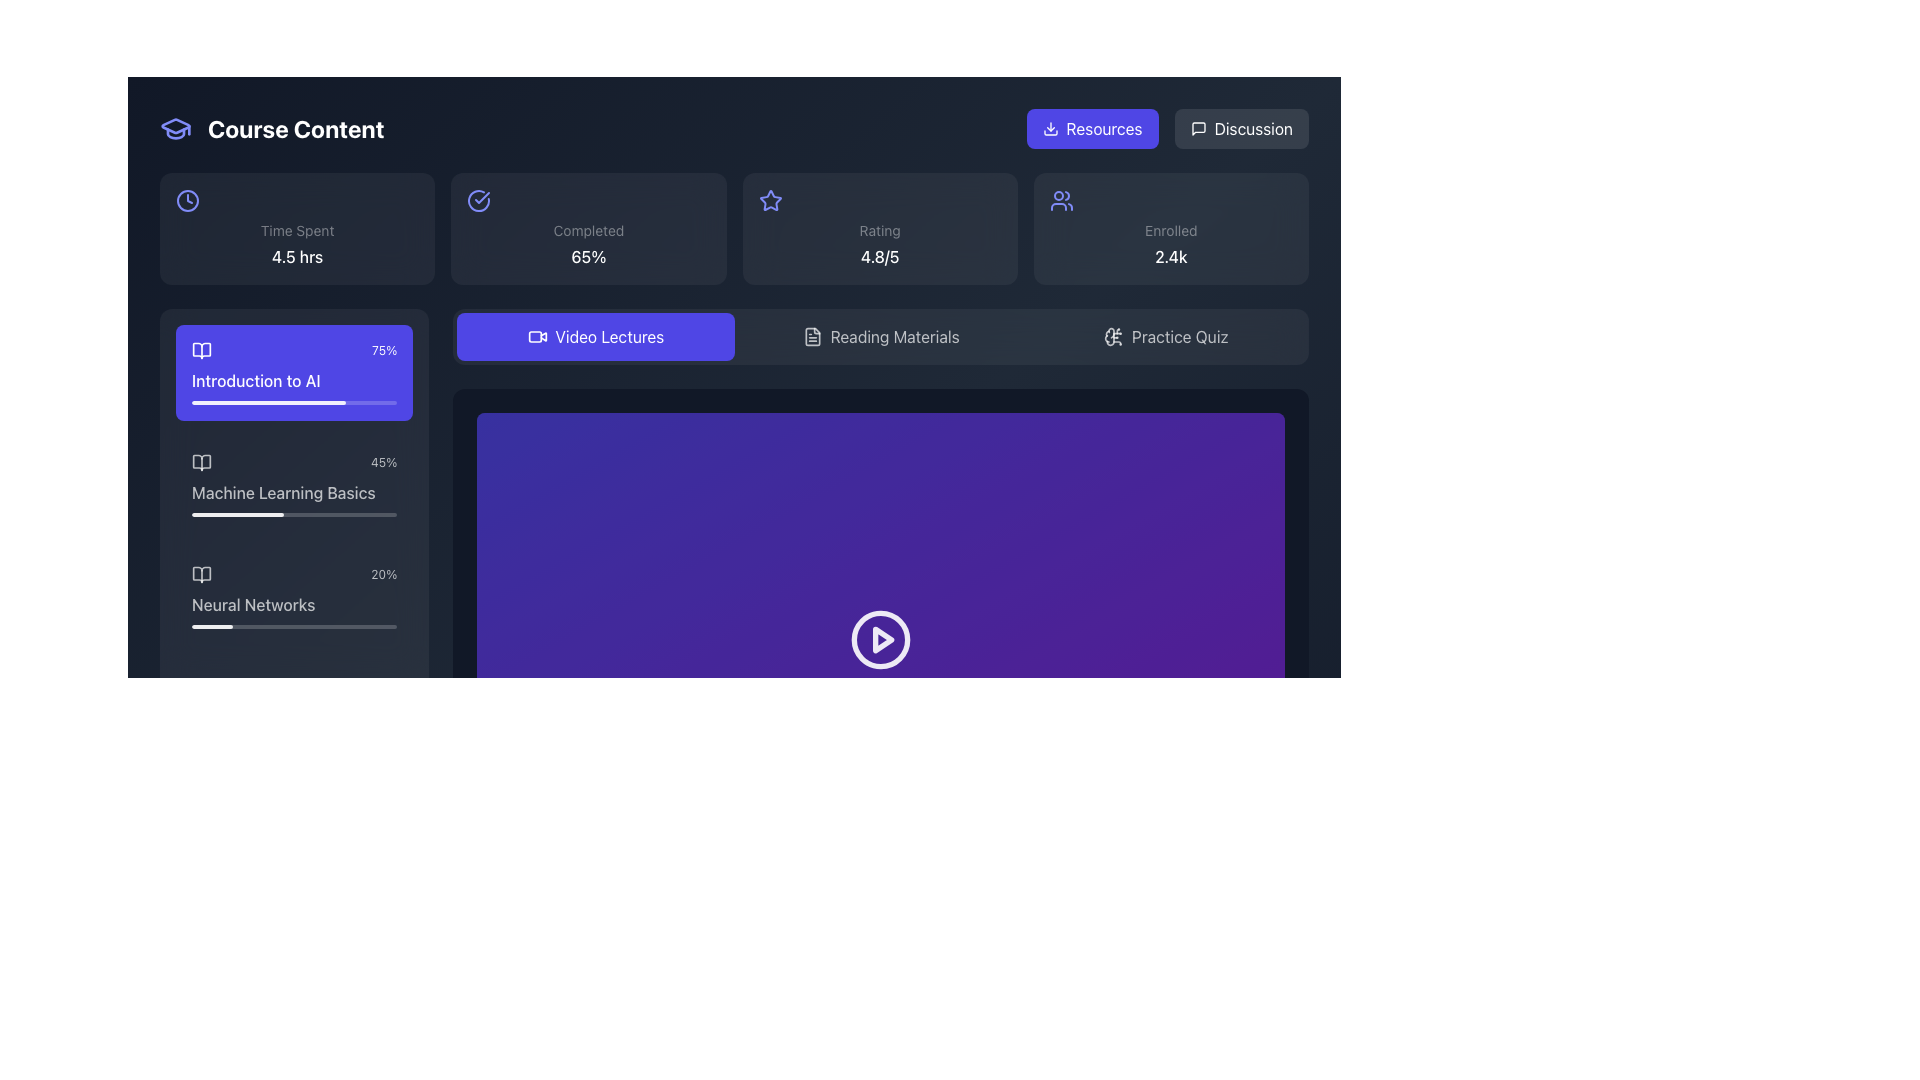  Describe the element at coordinates (384, 574) in the screenshot. I see `the static text element displaying '20%' which is aligned to the right of the 'Neural Networks' course item, within a dark background` at that location.